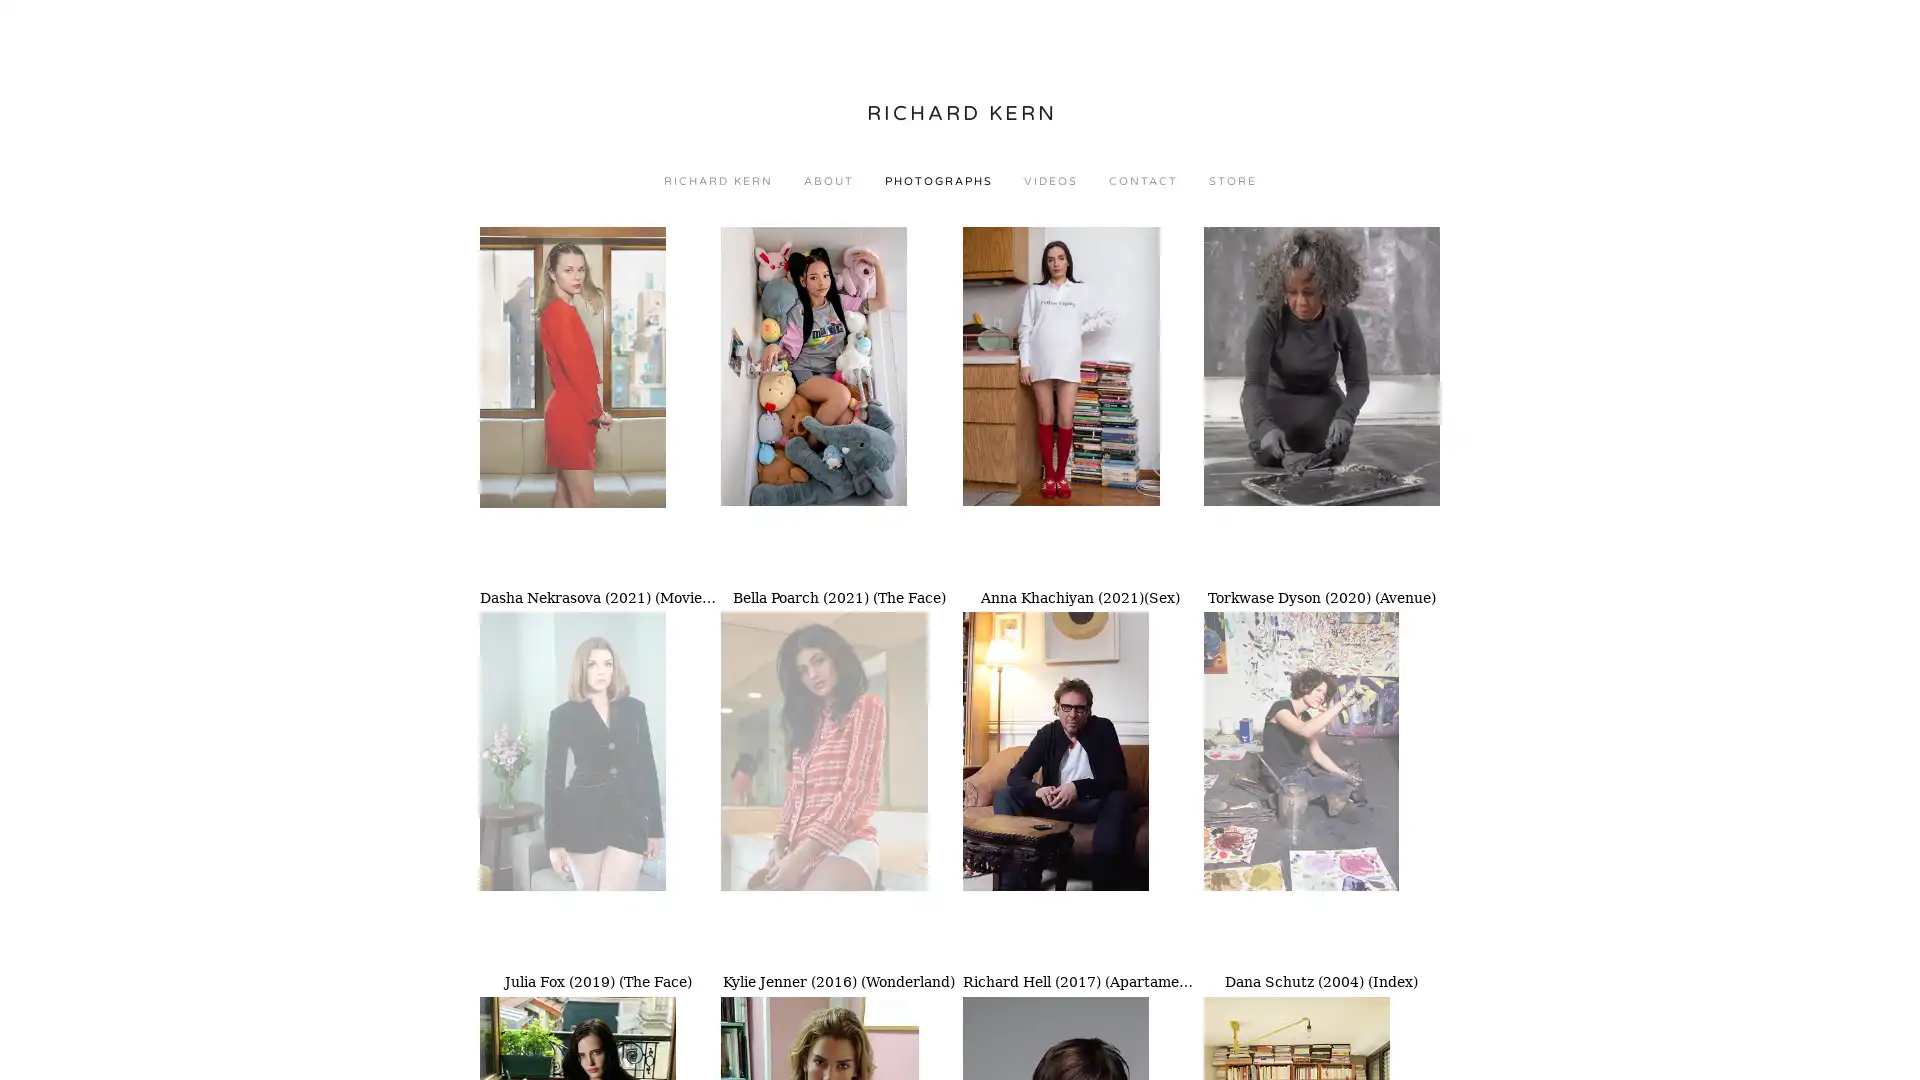 The width and height of the screenshot is (1920, 1080). What do you see at coordinates (597, 404) in the screenshot?
I see `View fullsize Dasha Nekrasova (2021) (MovieMaker)` at bounding box center [597, 404].